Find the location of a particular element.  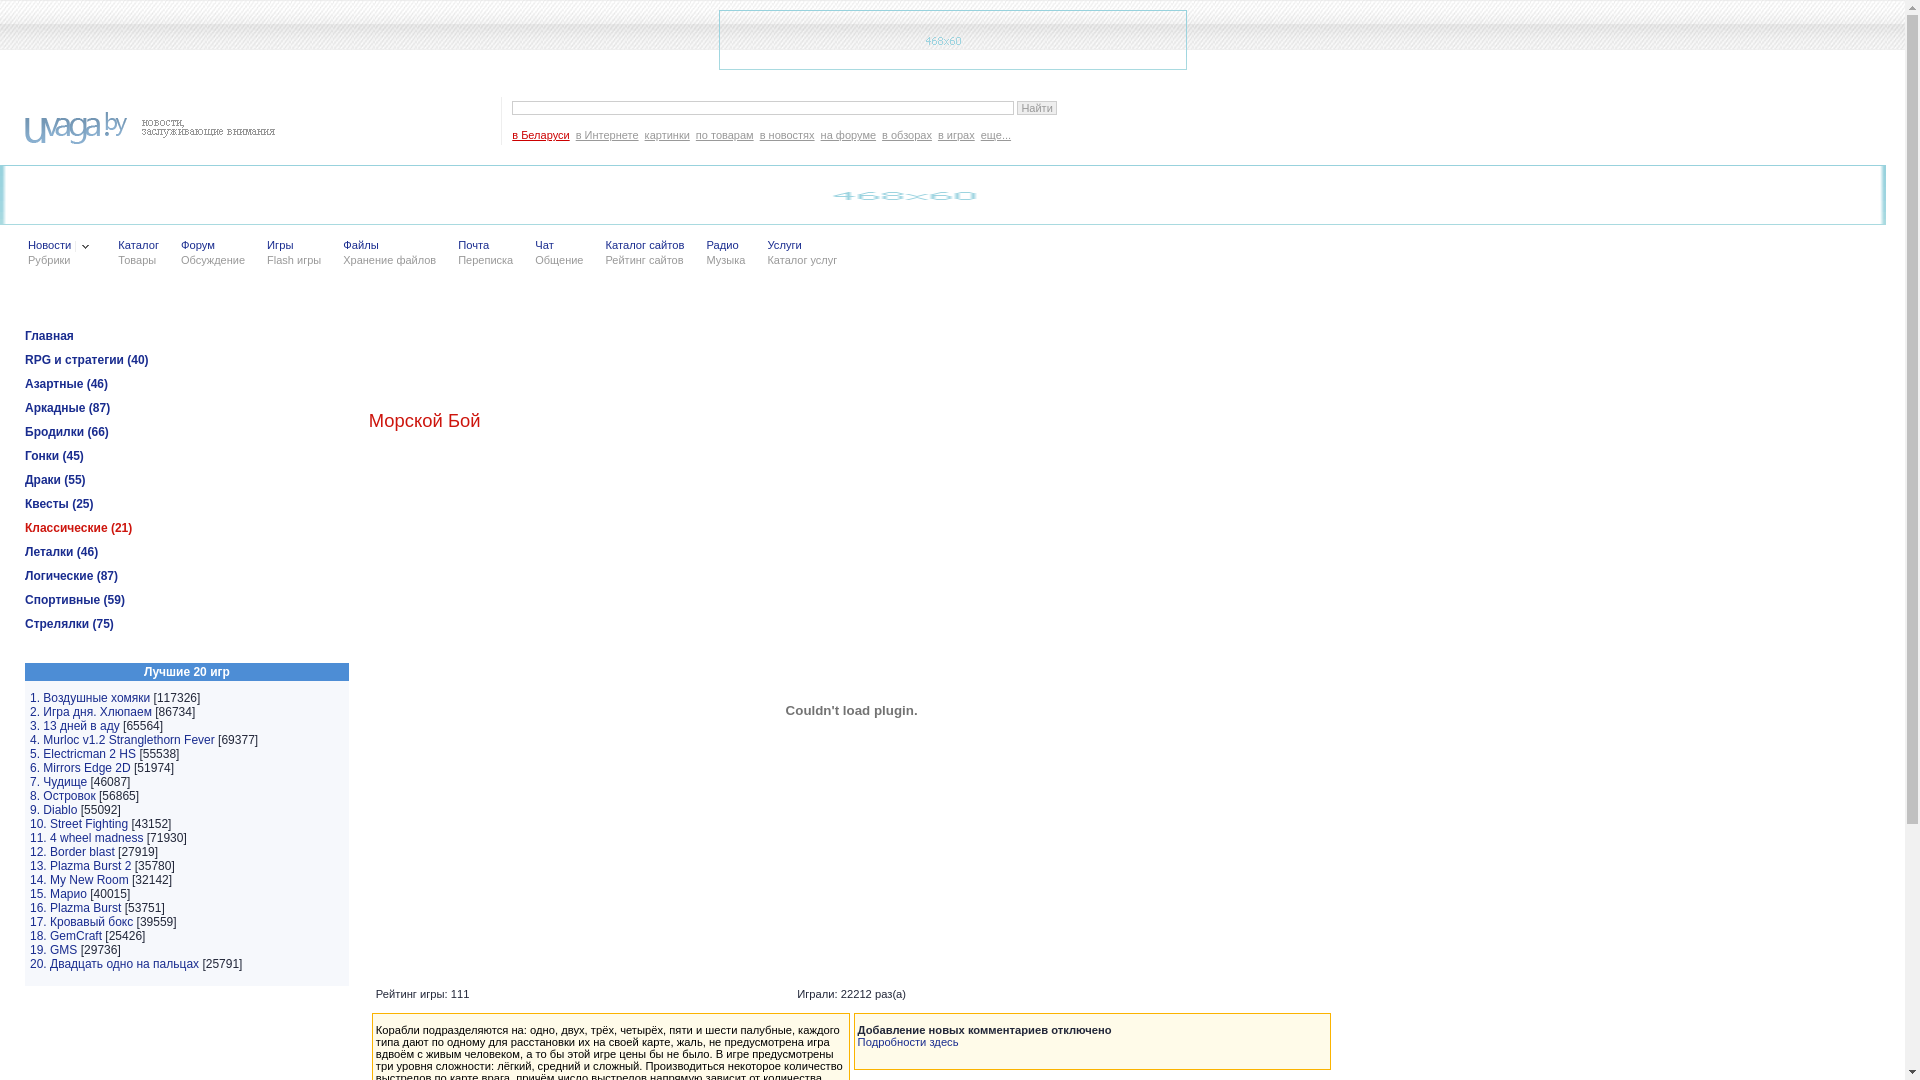

'6. Mirrors Edge 2D' is located at coordinates (80, 766).